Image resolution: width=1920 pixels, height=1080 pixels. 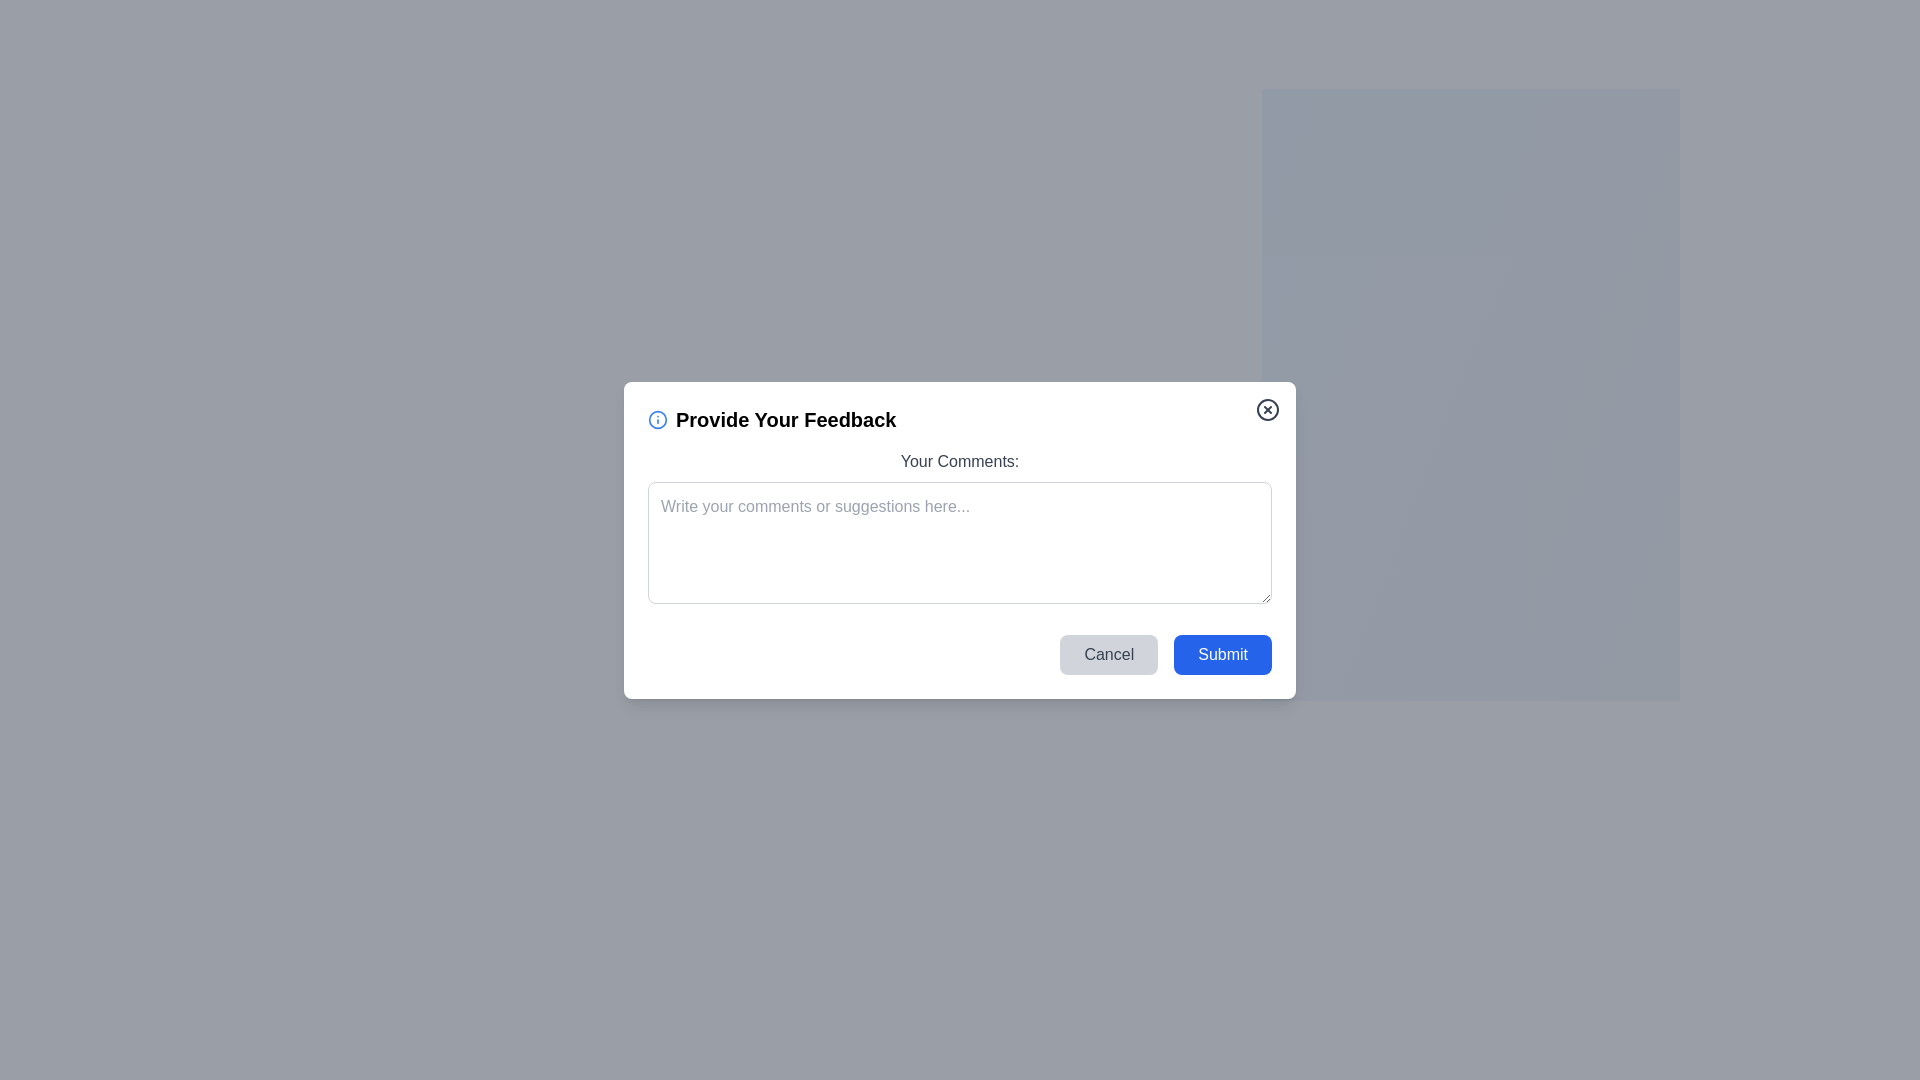 I want to click on the submit button located at the bottom-right corner of the feedback submission form, immediately to the right of the gray 'Cancel' button, so click(x=1222, y=654).